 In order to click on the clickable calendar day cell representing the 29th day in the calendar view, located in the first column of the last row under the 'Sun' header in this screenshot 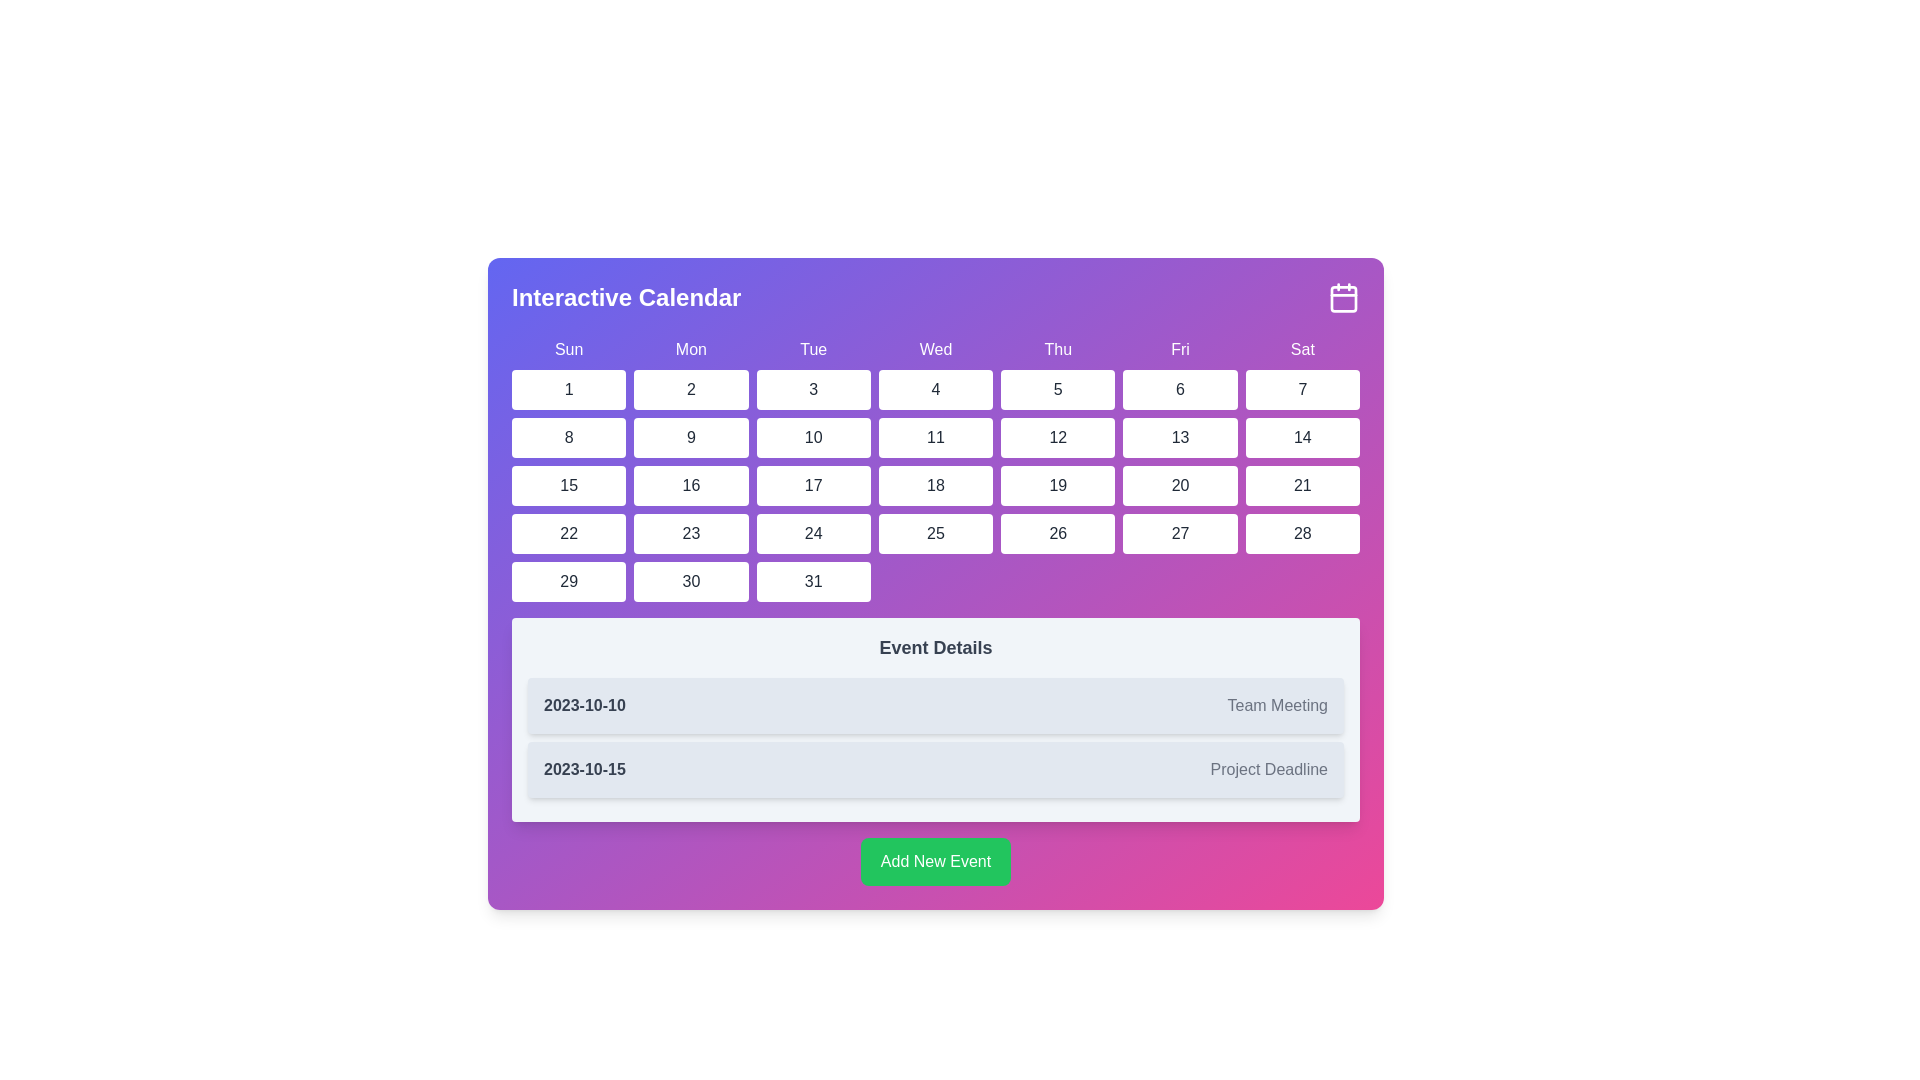, I will do `click(568, 582)`.